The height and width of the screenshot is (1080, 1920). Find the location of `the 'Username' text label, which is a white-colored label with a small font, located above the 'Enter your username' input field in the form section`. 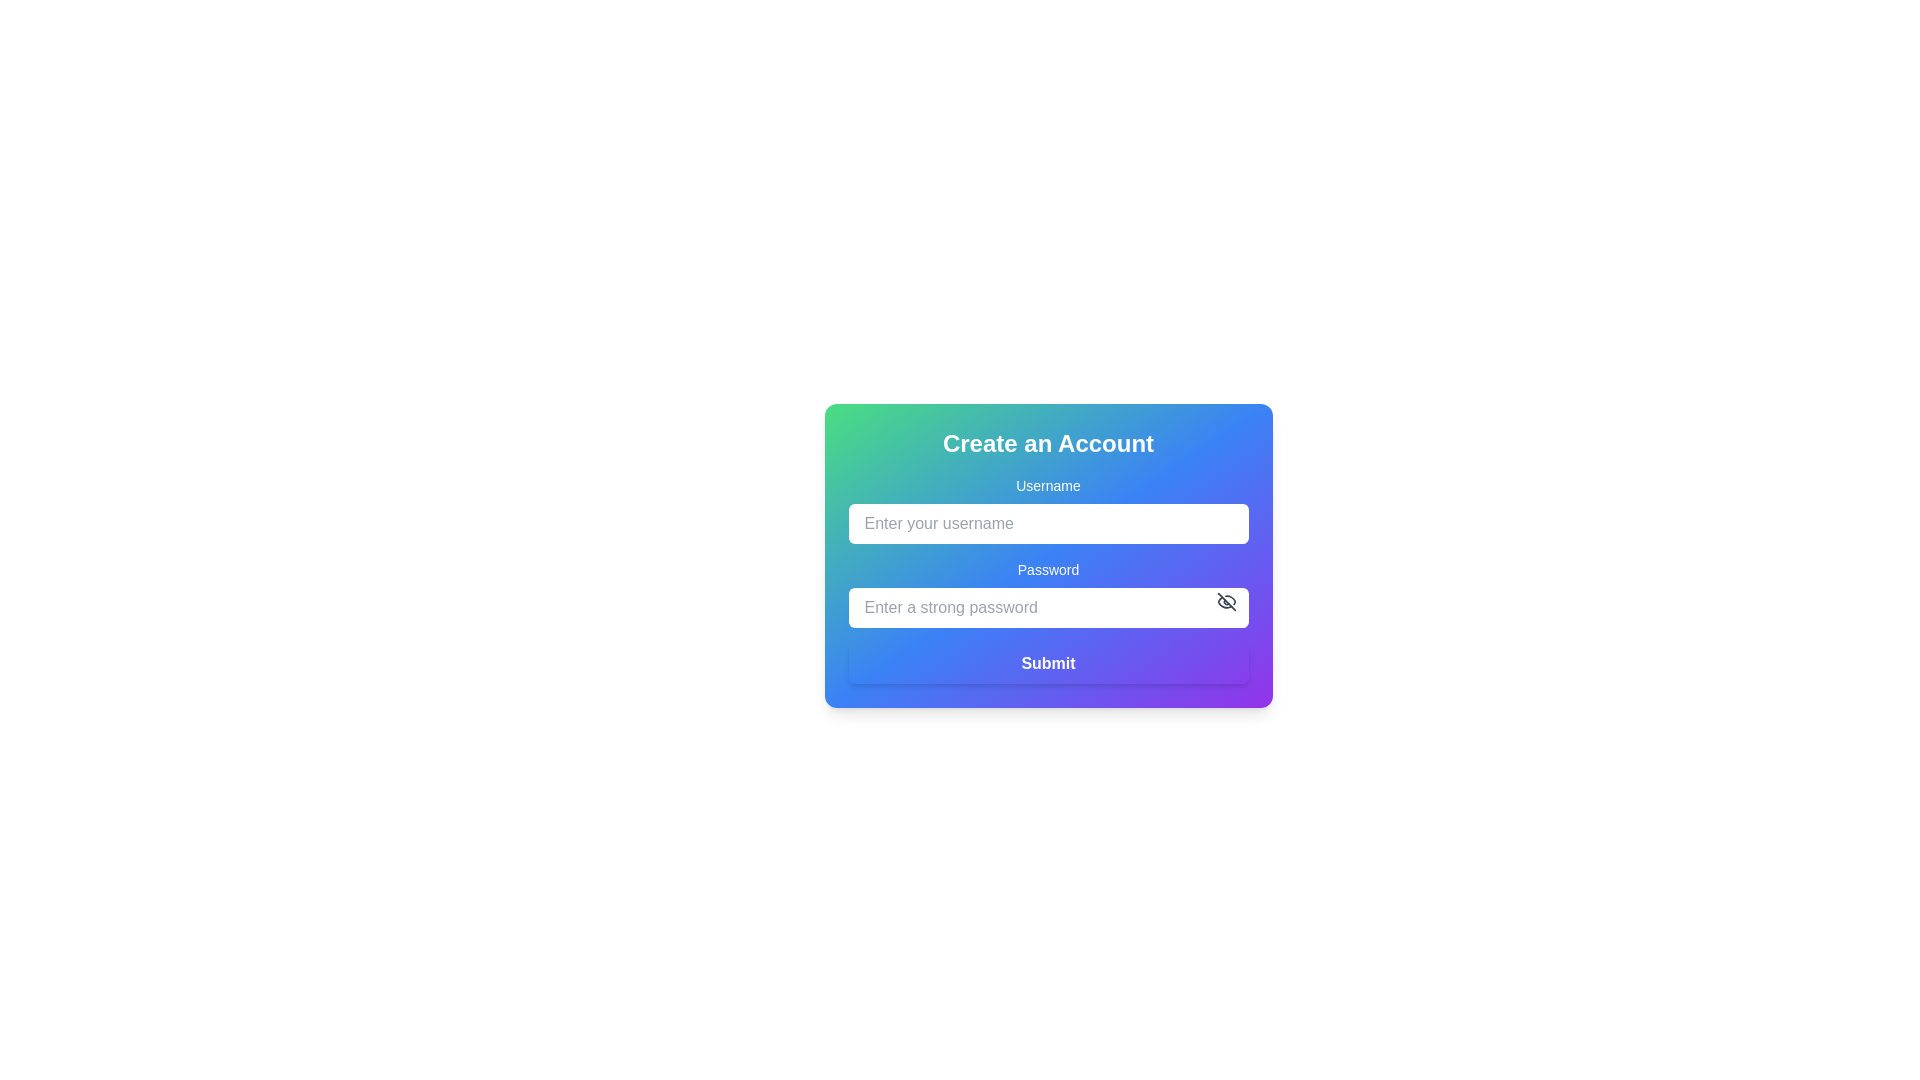

the 'Username' text label, which is a white-colored label with a small font, located above the 'Enter your username' input field in the form section is located at coordinates (1047, 486).